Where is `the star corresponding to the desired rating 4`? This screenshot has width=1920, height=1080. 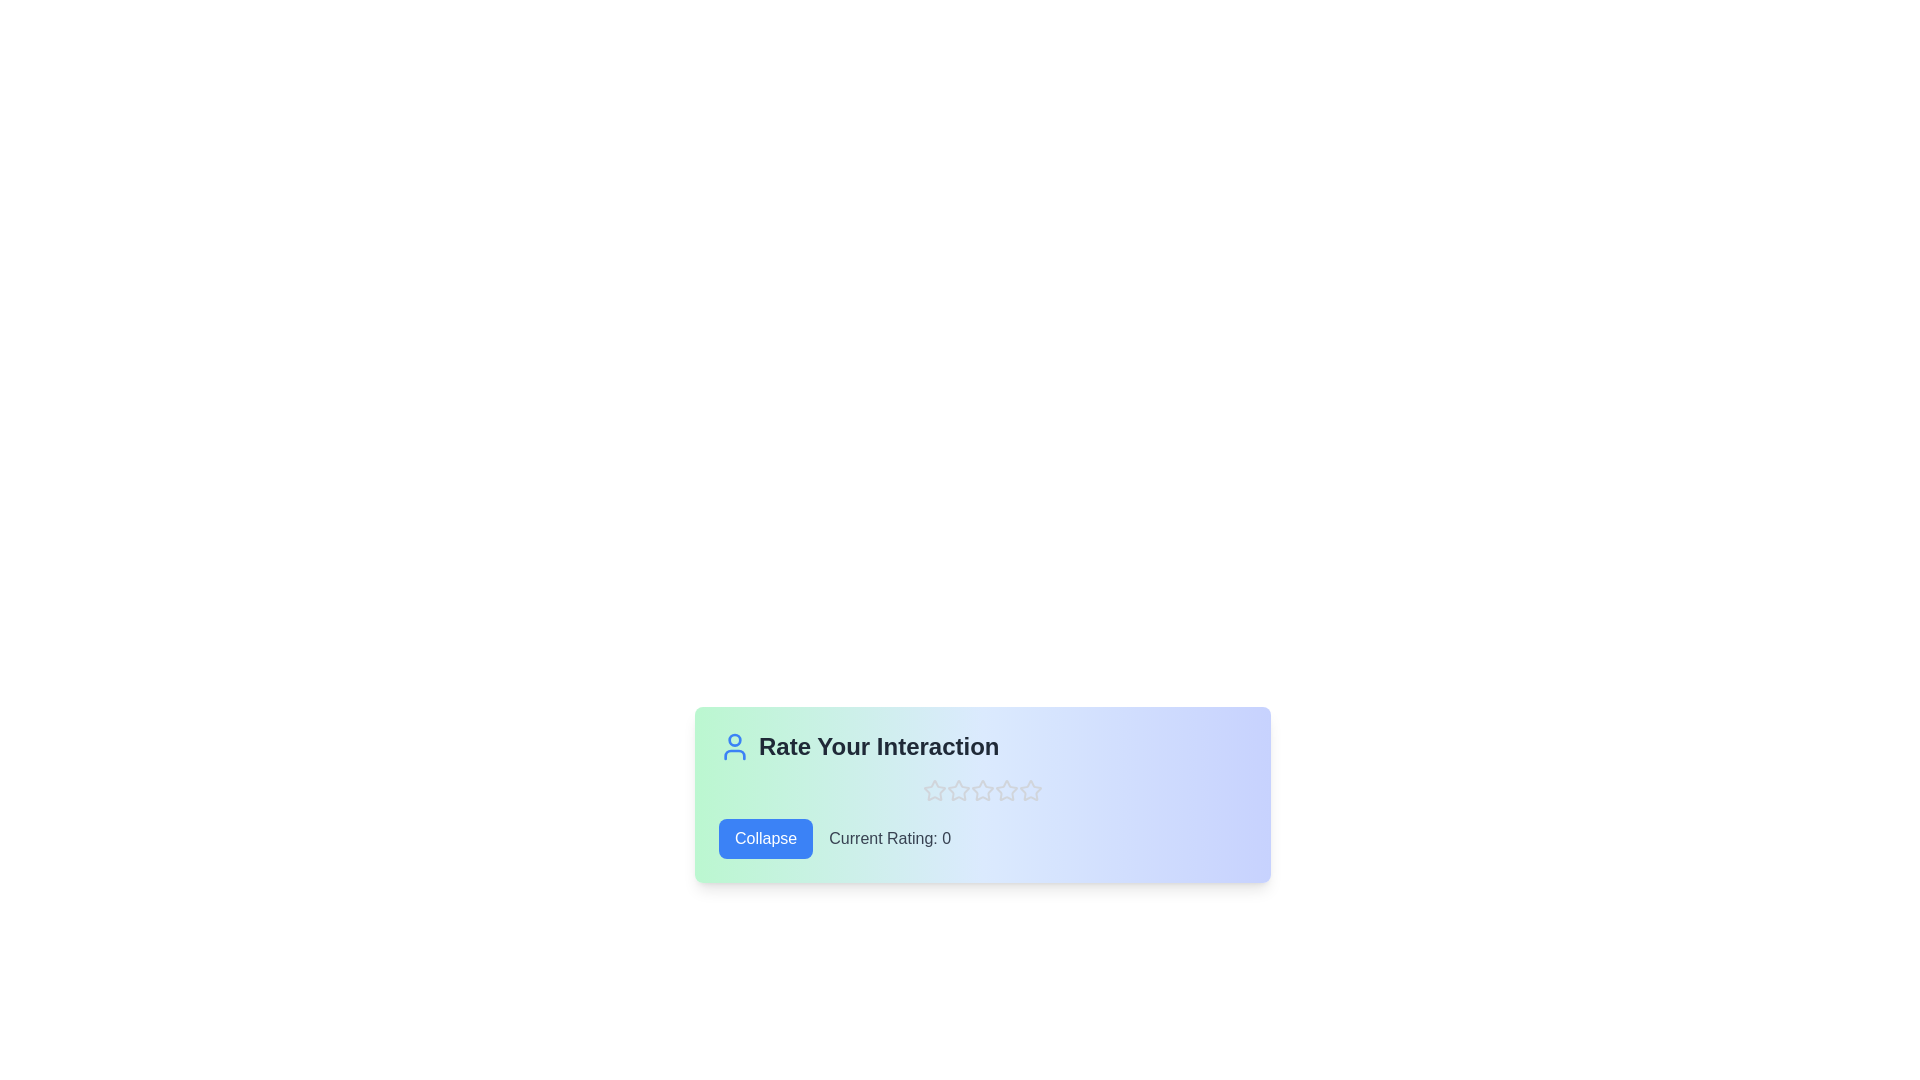
the star corresponding to the desired rating 4 is located at coordinates (1007, 789).